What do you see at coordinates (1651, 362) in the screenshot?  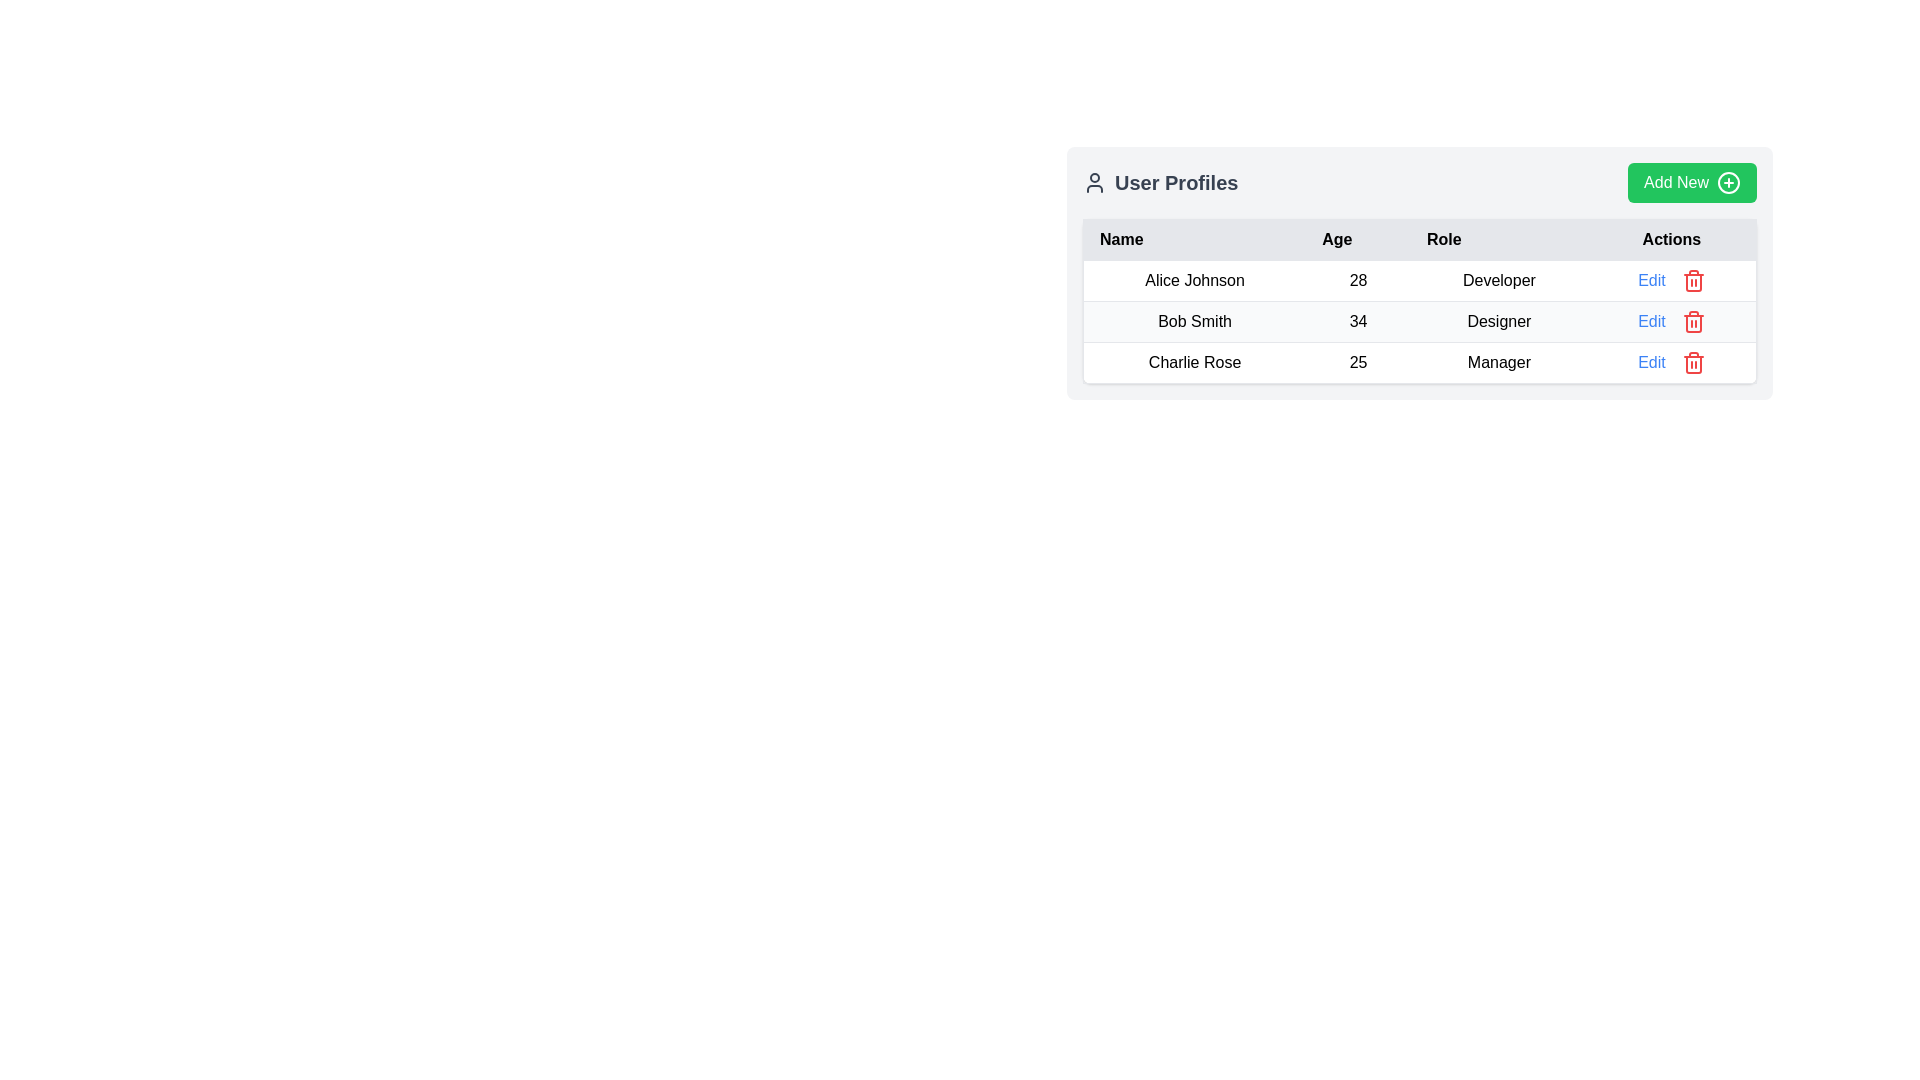 I see `the blue-colored hyperlink styled as a button labeled 'Edit' to trigger its hover effect, changing its color to a darker blue` at bounding box center [1651, 362].